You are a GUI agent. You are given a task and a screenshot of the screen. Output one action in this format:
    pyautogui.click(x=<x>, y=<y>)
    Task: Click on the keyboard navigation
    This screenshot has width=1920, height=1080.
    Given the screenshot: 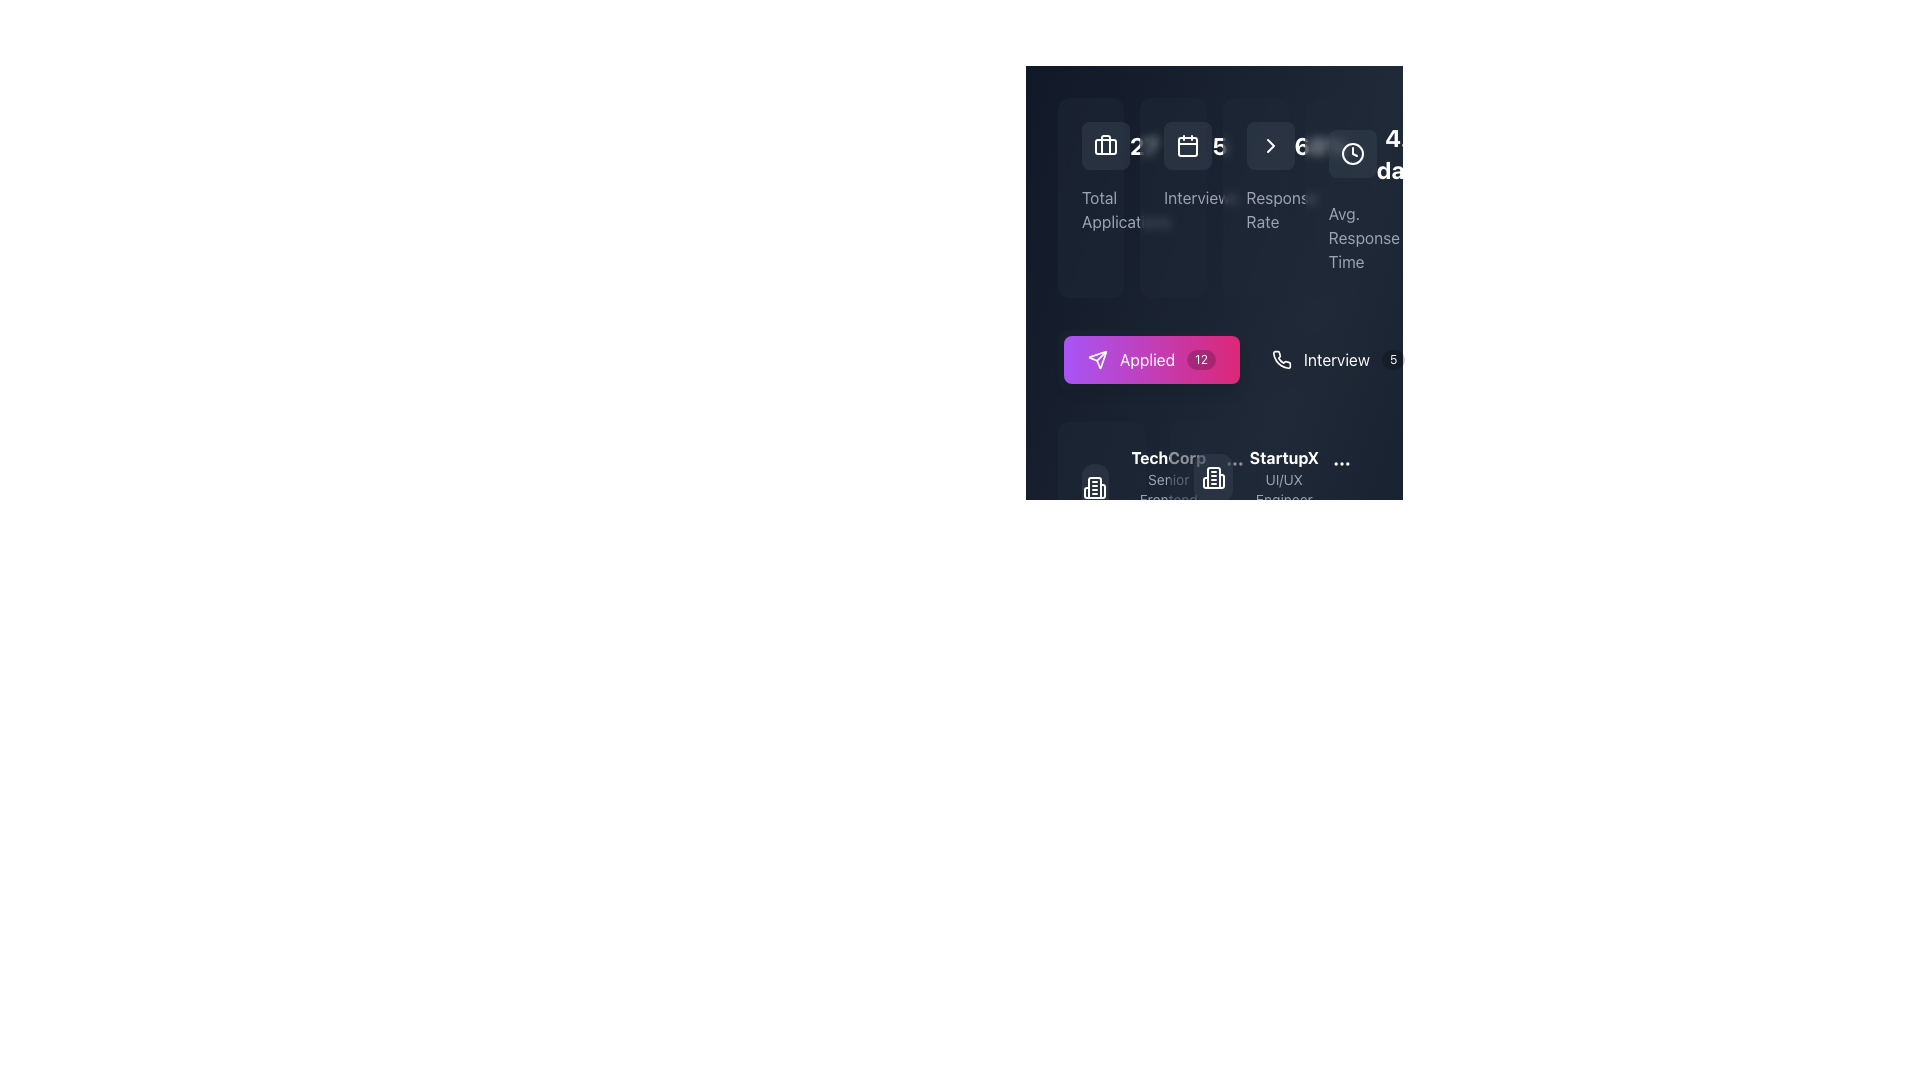 What is the action you would take?
    pyautogui.click(x=1152, y=358)
    